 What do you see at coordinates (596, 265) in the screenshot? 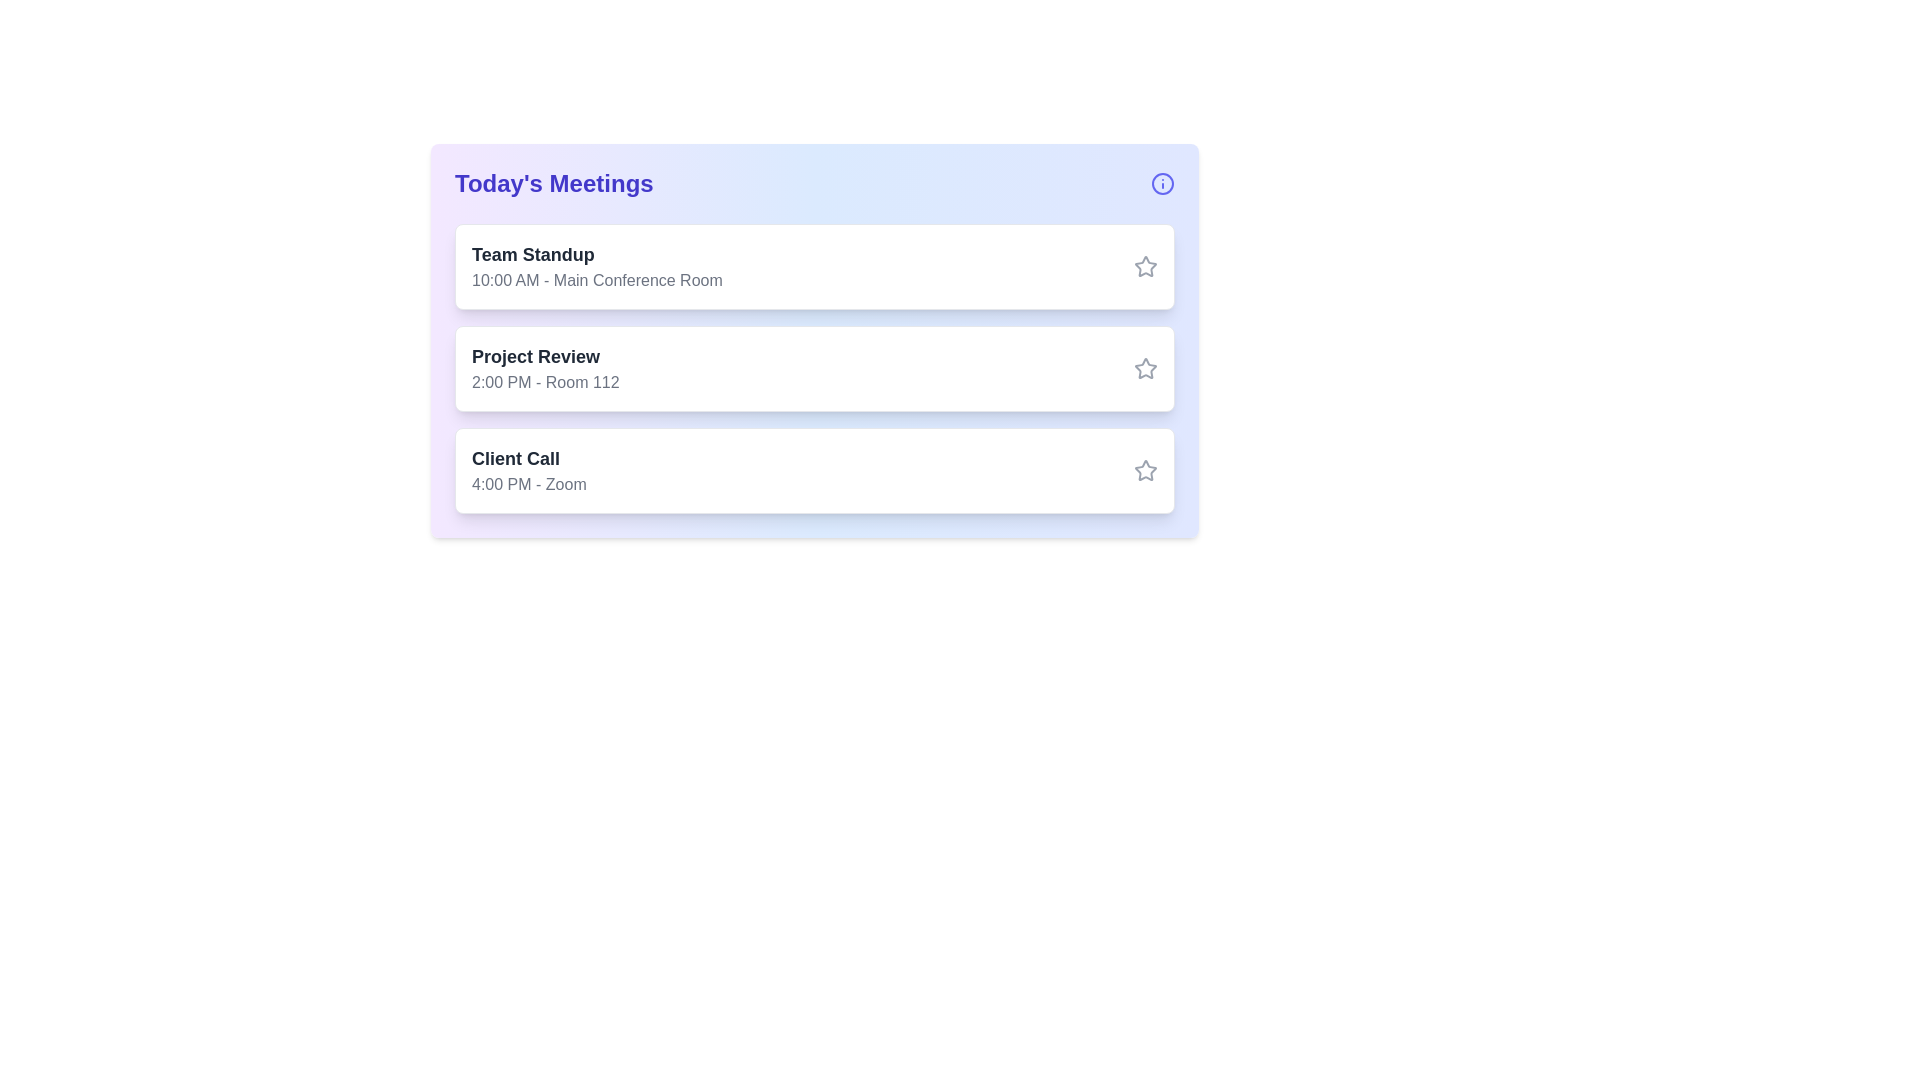
I see `the Text display area showing meeting details with the title 'Team Standup' and subtitle '10:00 AM - Main Conference Room', located near the top of the meeting list` at bounding box center [596, 265].